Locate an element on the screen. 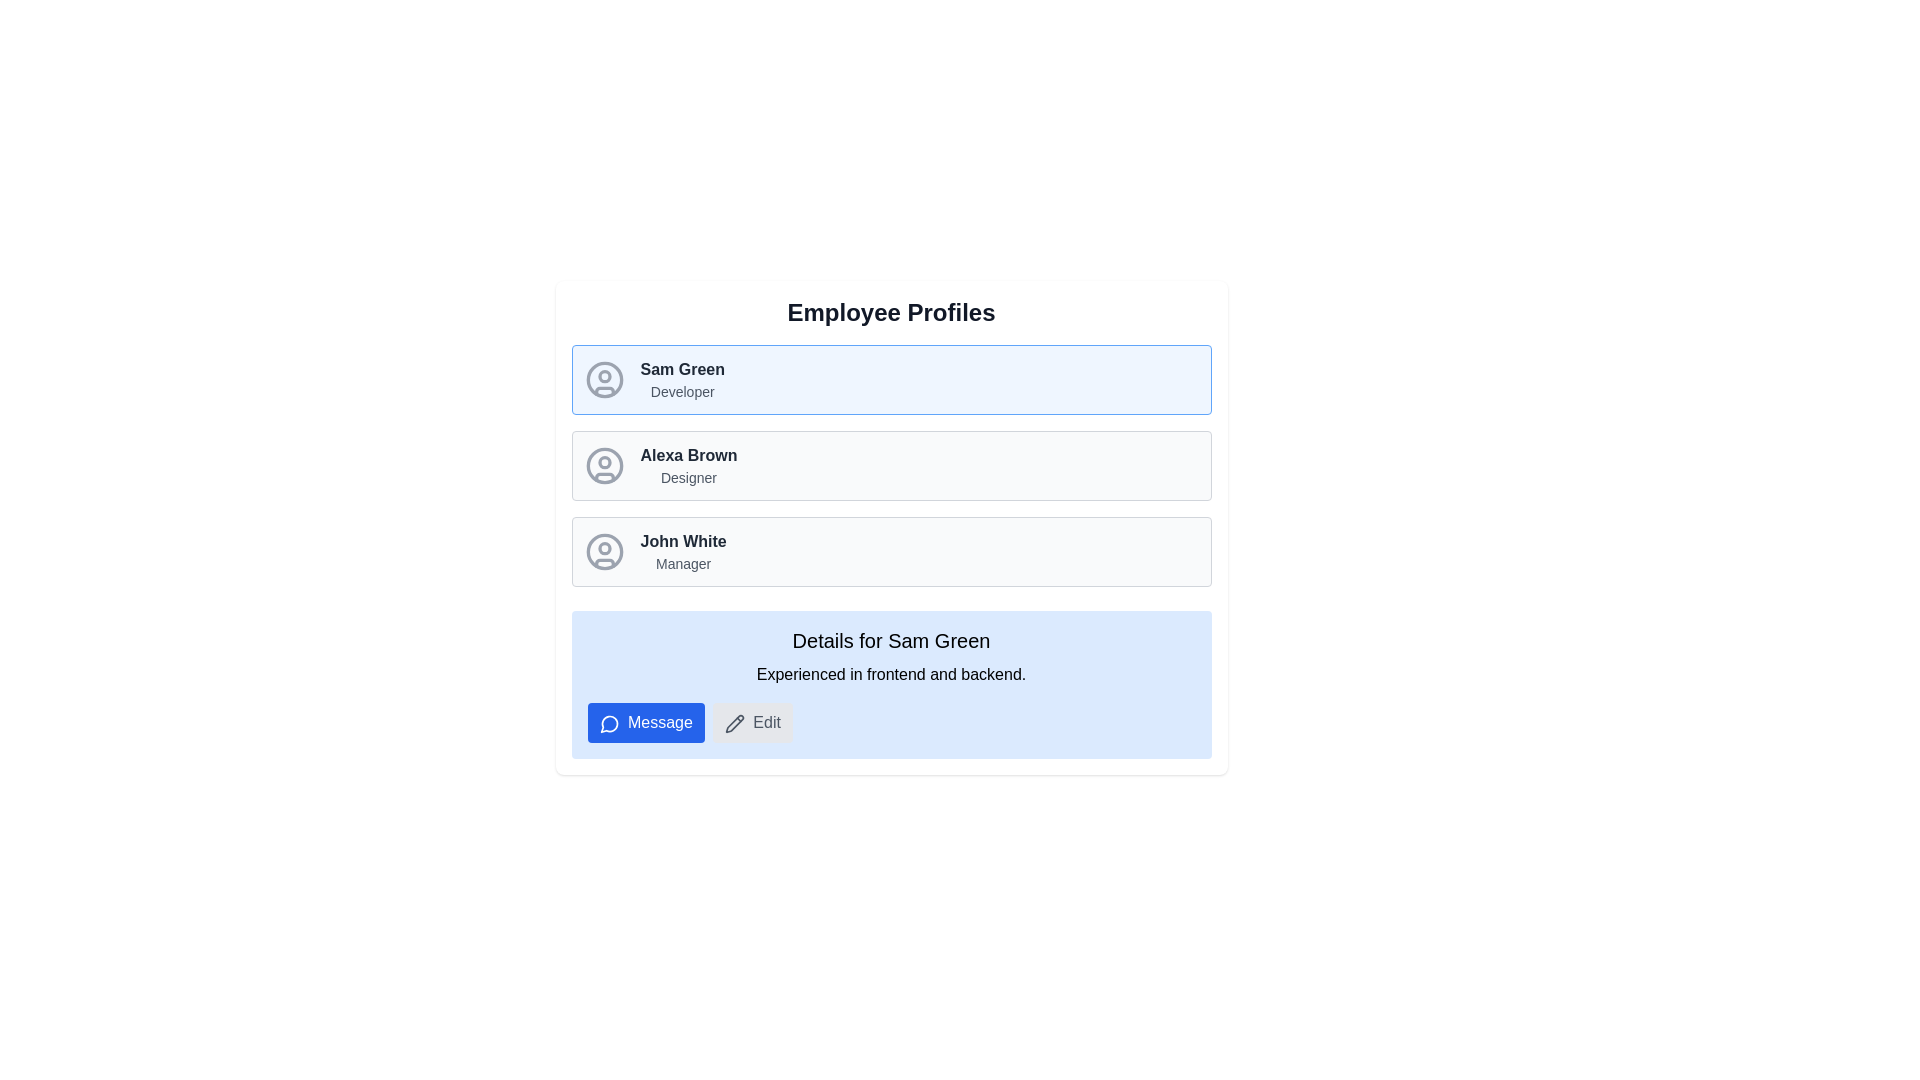 The width and height of the screenshot is (1920, 1080). the third Profile card in the Employee Profiles list is located at coordinates (890, 551).